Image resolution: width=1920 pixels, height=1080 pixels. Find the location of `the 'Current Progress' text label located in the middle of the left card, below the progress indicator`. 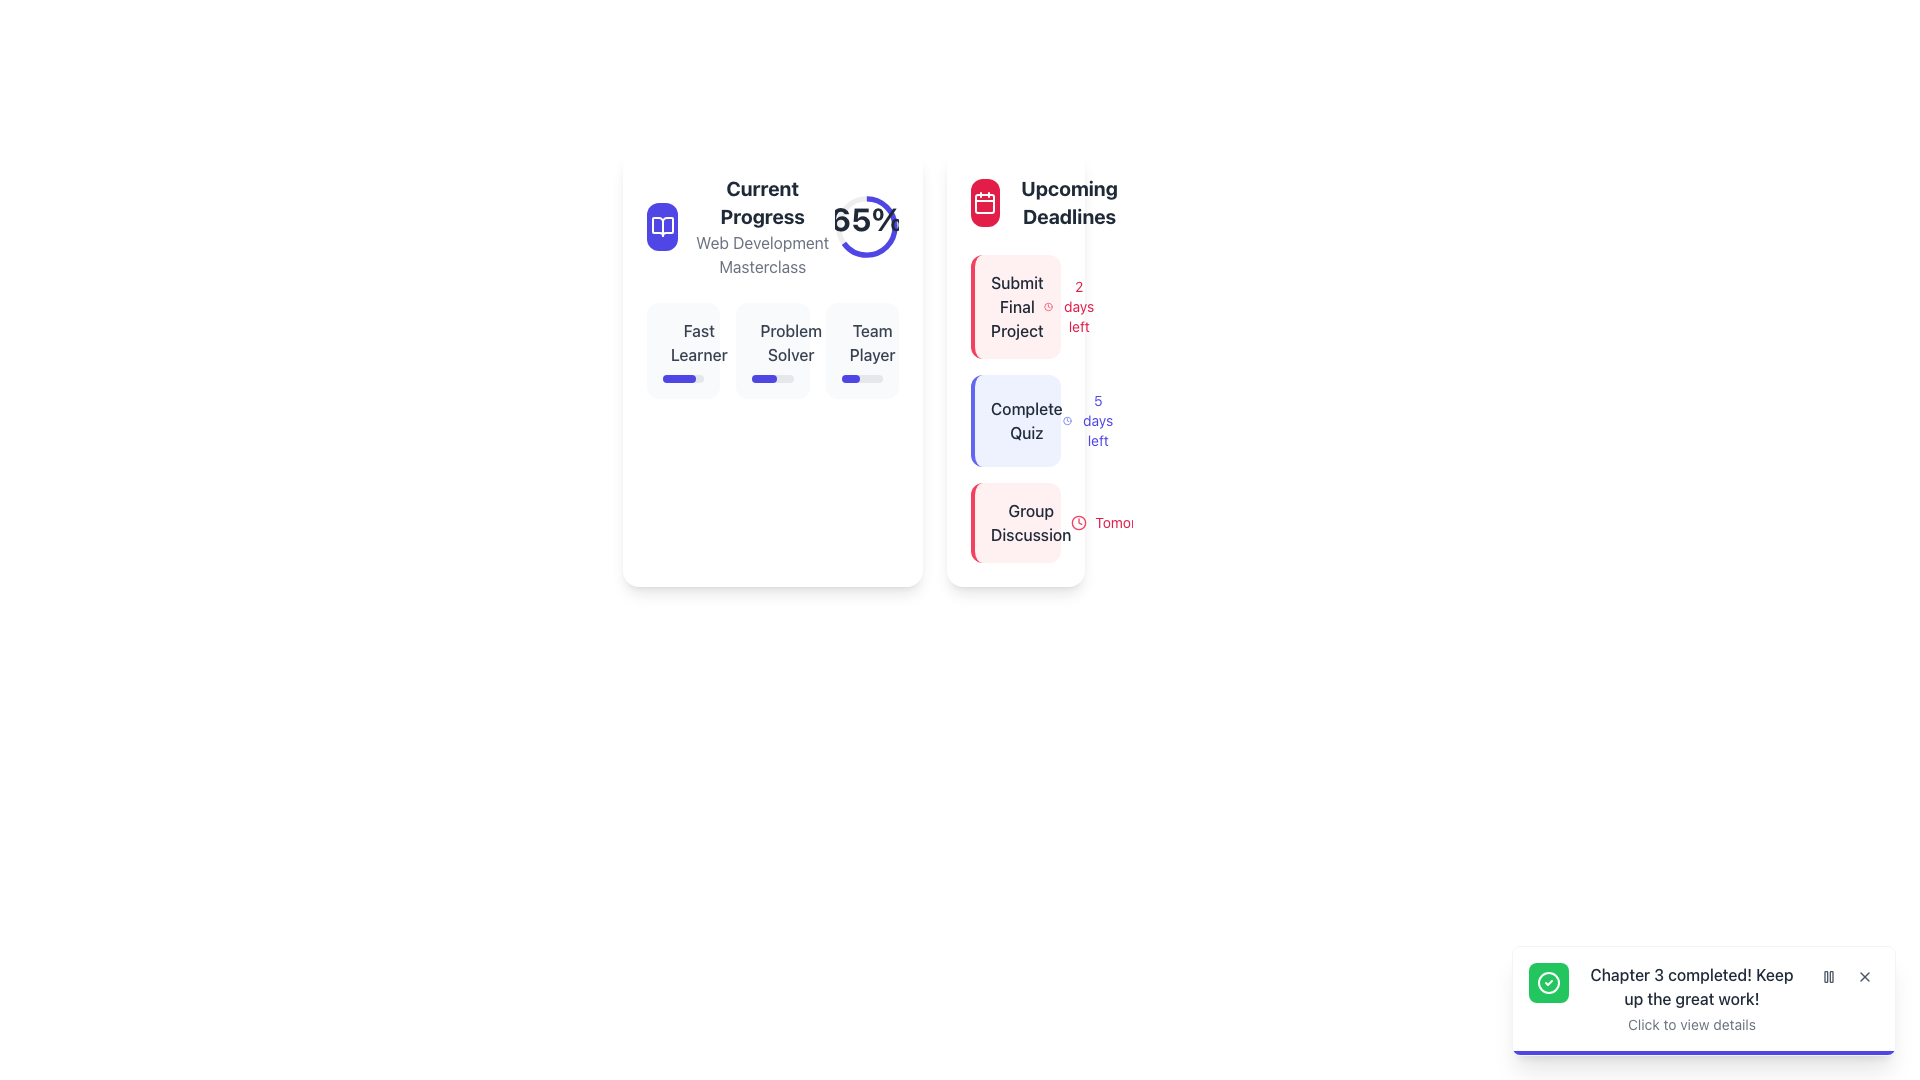

the 'Current Progress' text label located in the middle of the left card, below the progress indicator is located at coordinates (790, 342).